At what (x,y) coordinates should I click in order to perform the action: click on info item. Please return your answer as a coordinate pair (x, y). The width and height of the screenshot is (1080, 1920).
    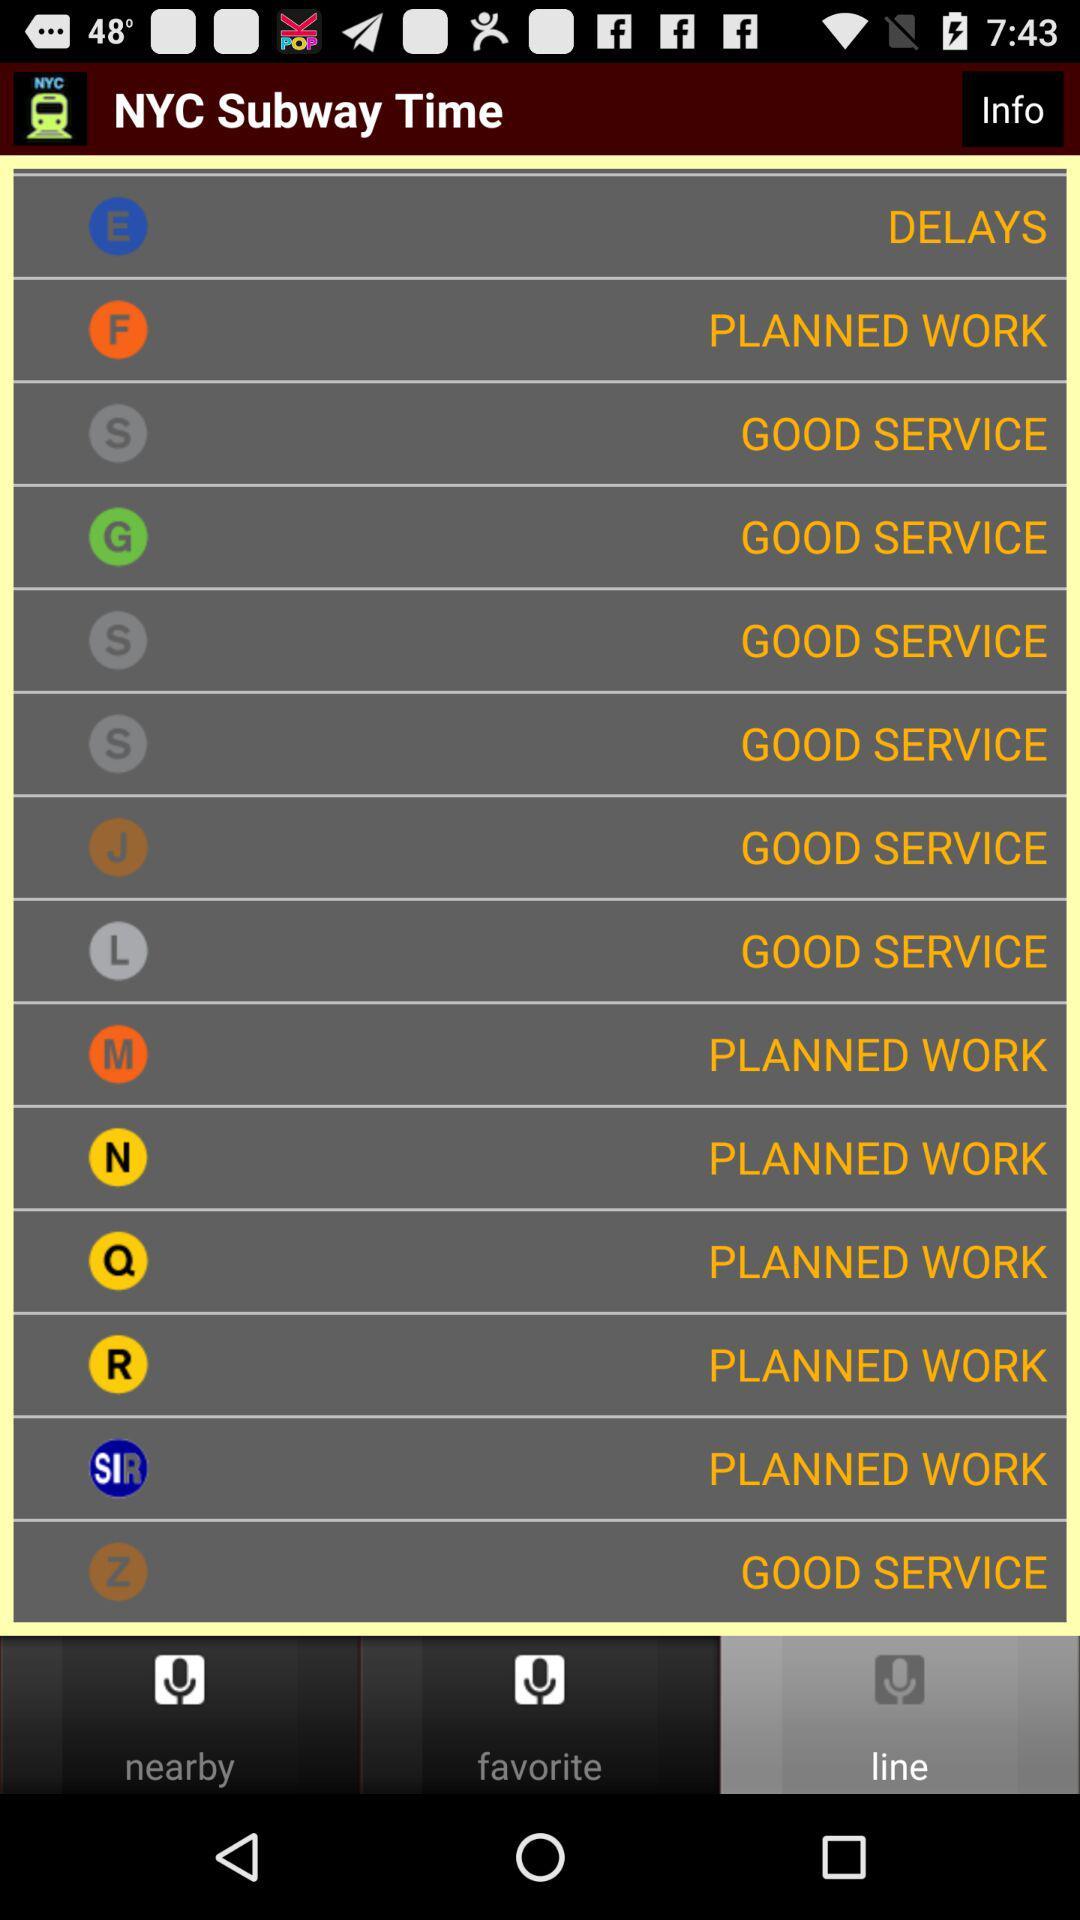
    Looking at the image, I should click on (1012, 108).